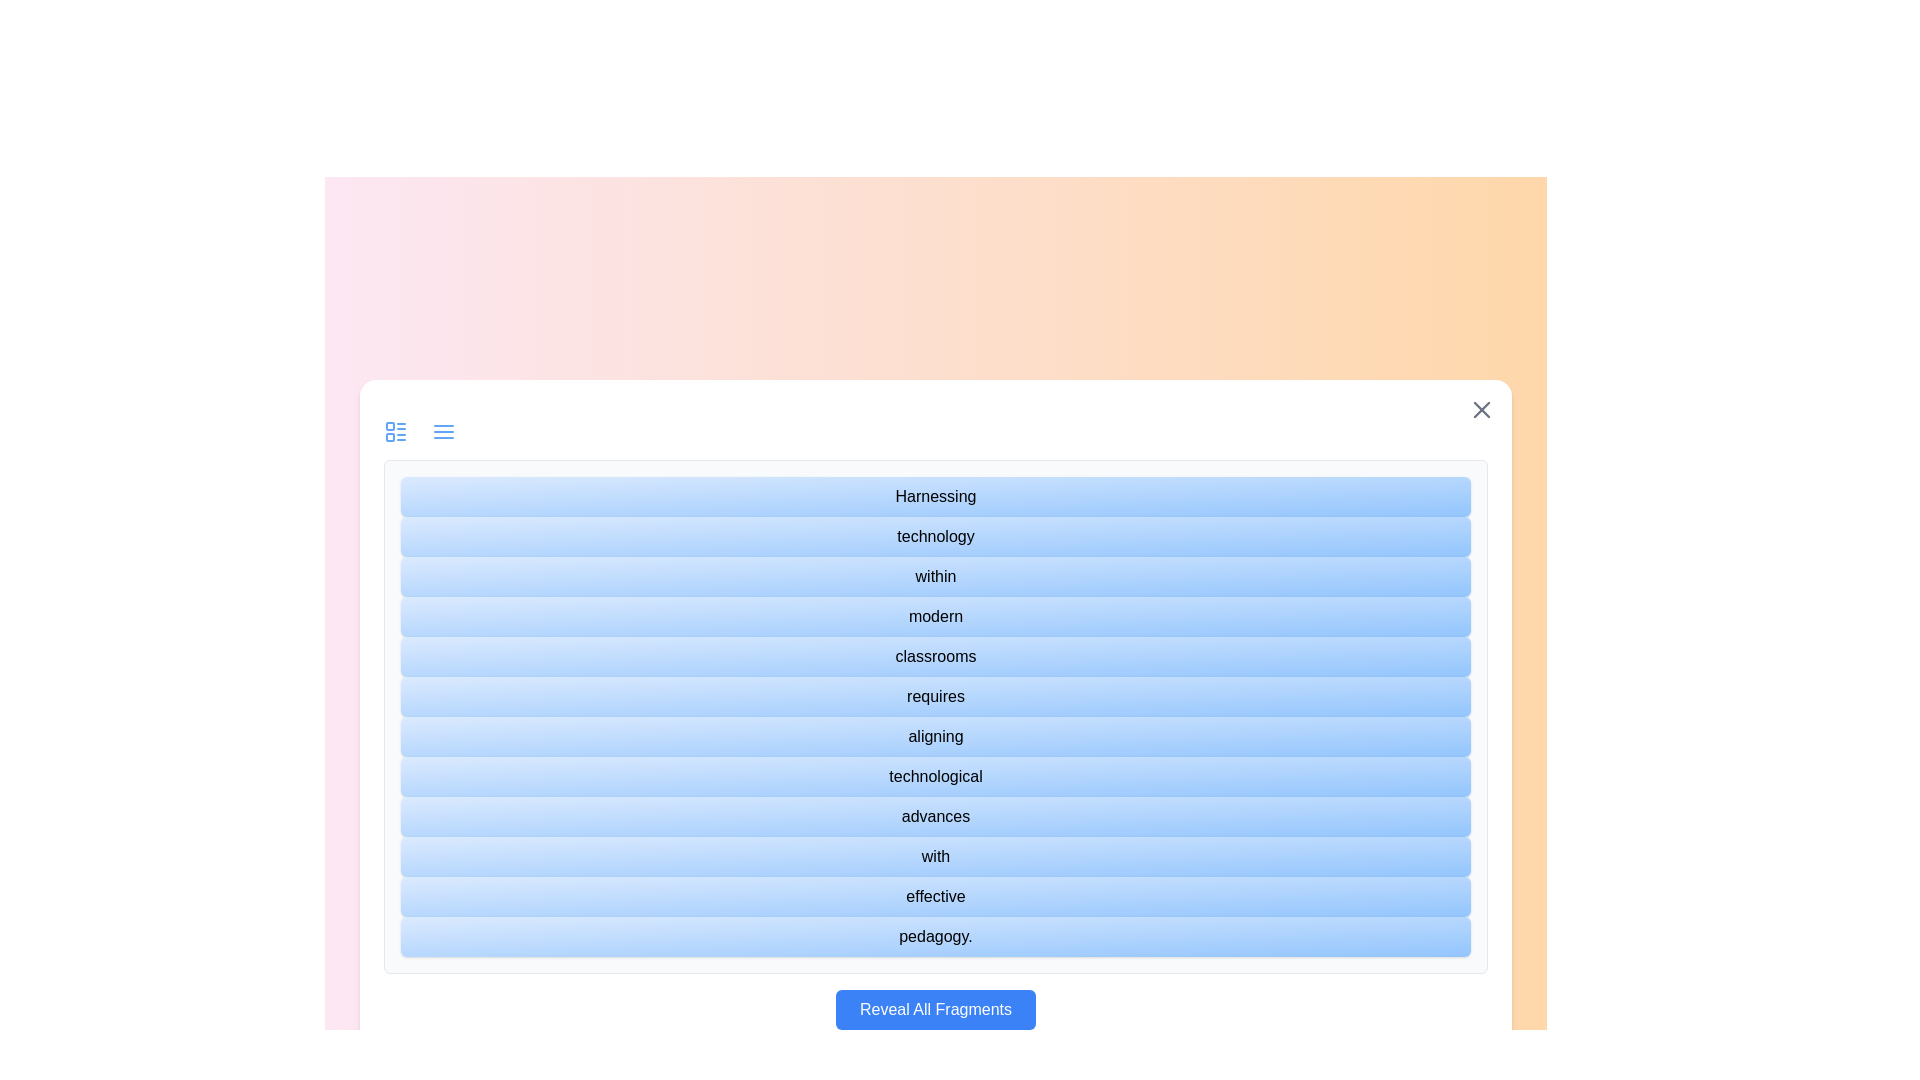 The image size is (1920, 1080). What do you see at coordinates (935, 577) in the screenshot?
I see `the text fragment labeled 'within'` at bounding box center [935, 577].